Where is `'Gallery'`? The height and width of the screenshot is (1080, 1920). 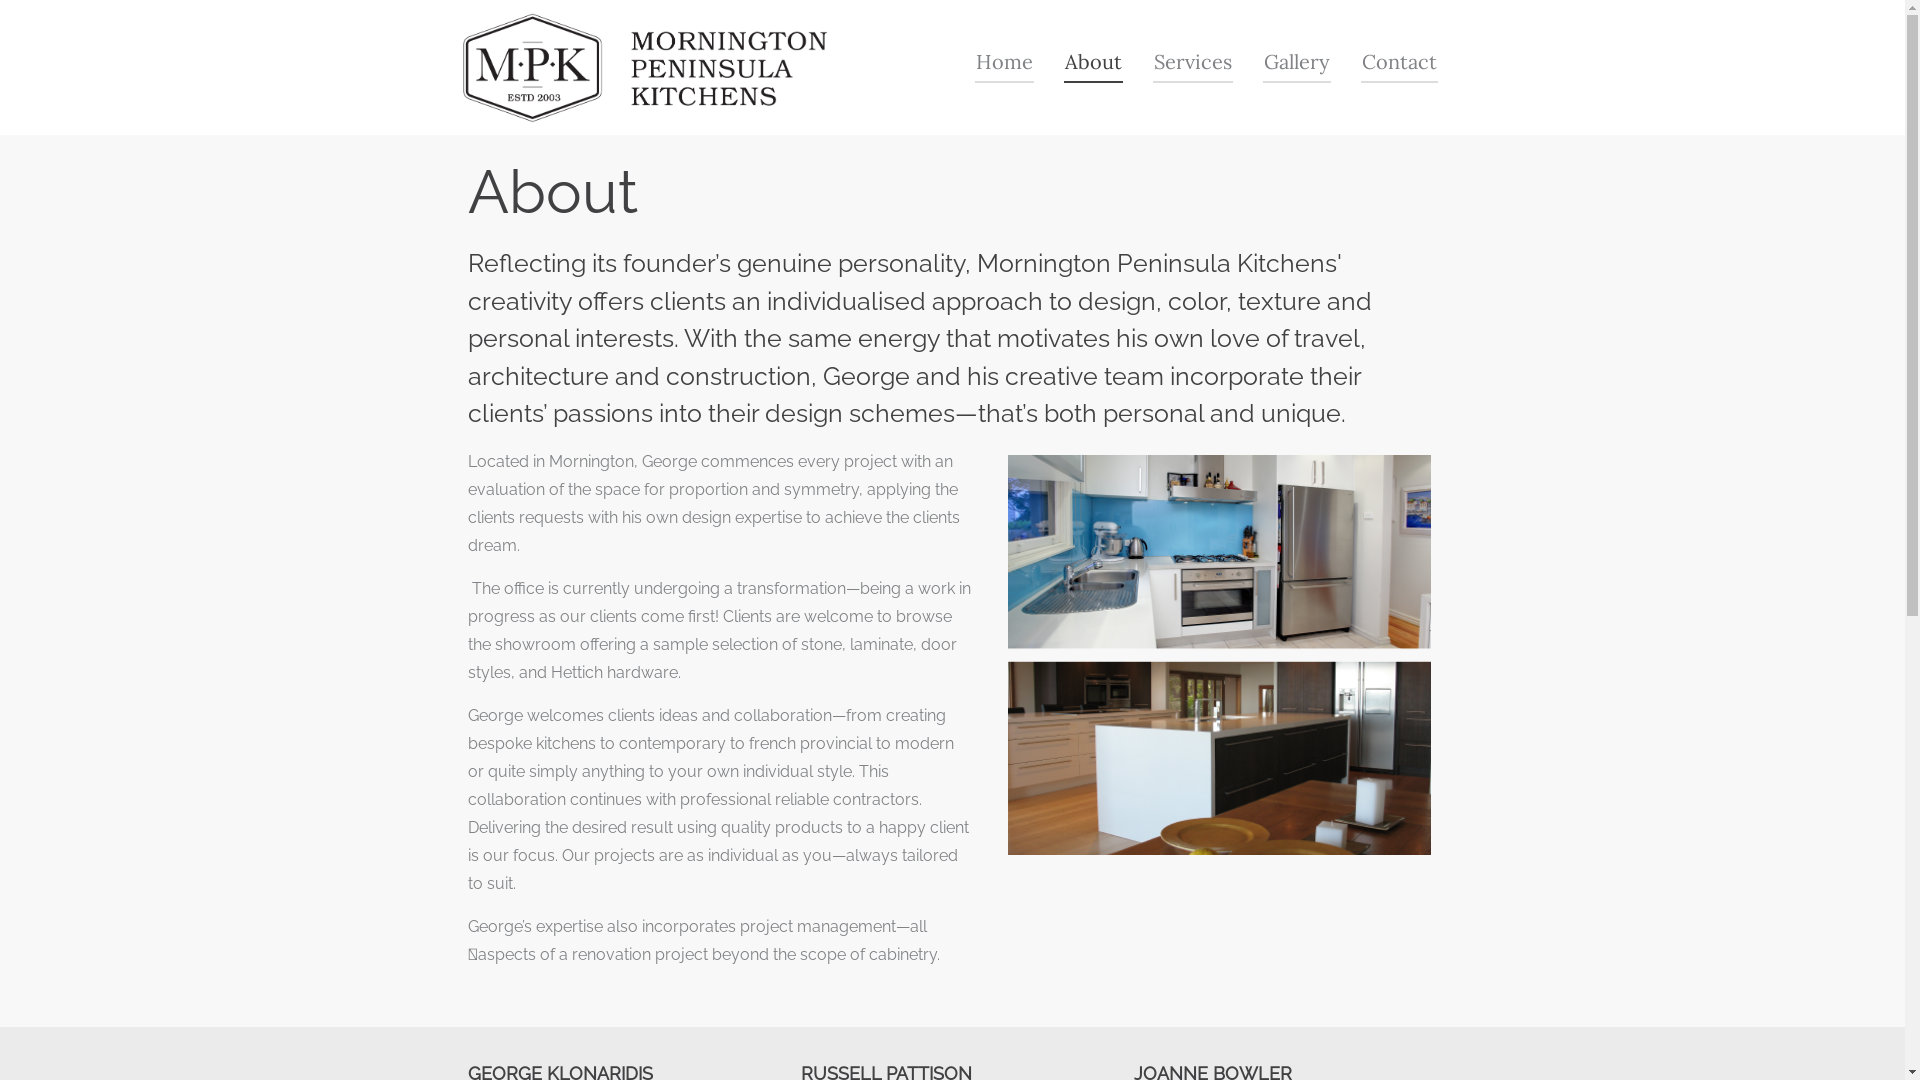 'Gallery' is located at coordinates (1296, 61).